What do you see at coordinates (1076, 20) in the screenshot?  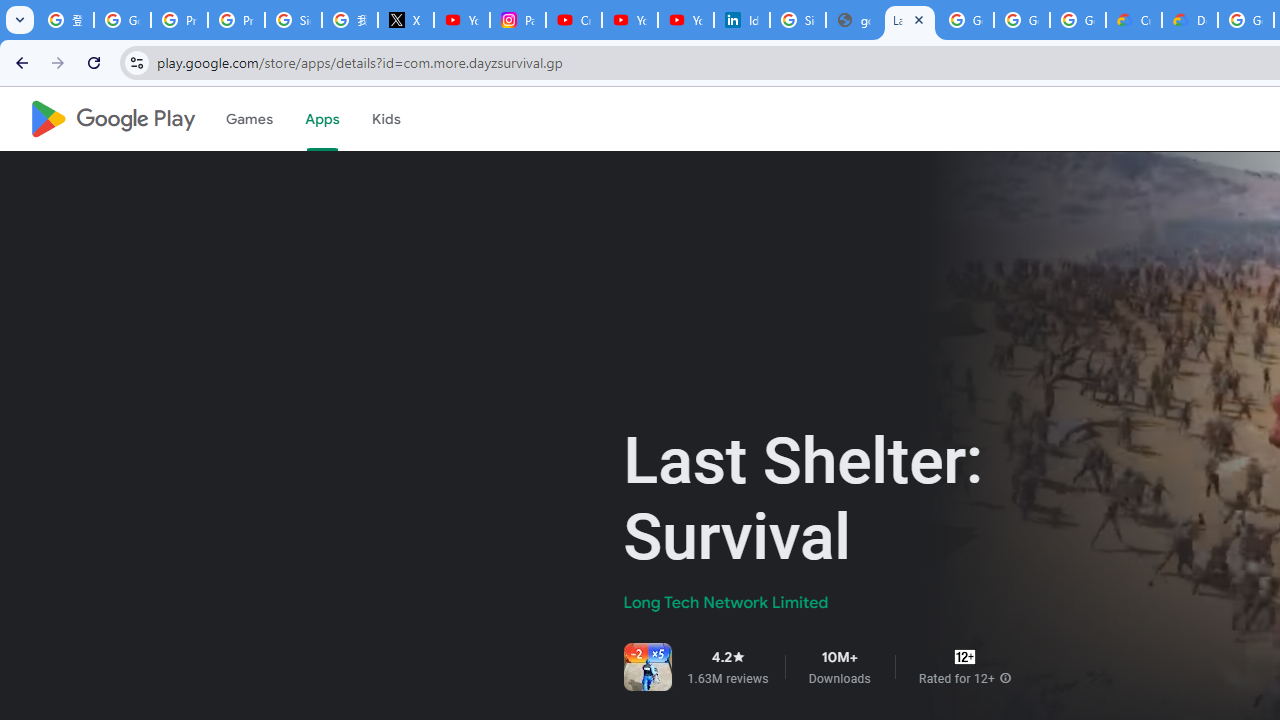 I see `'Google Workspace - Specific Terms'` at bounding box center [1076, 20].